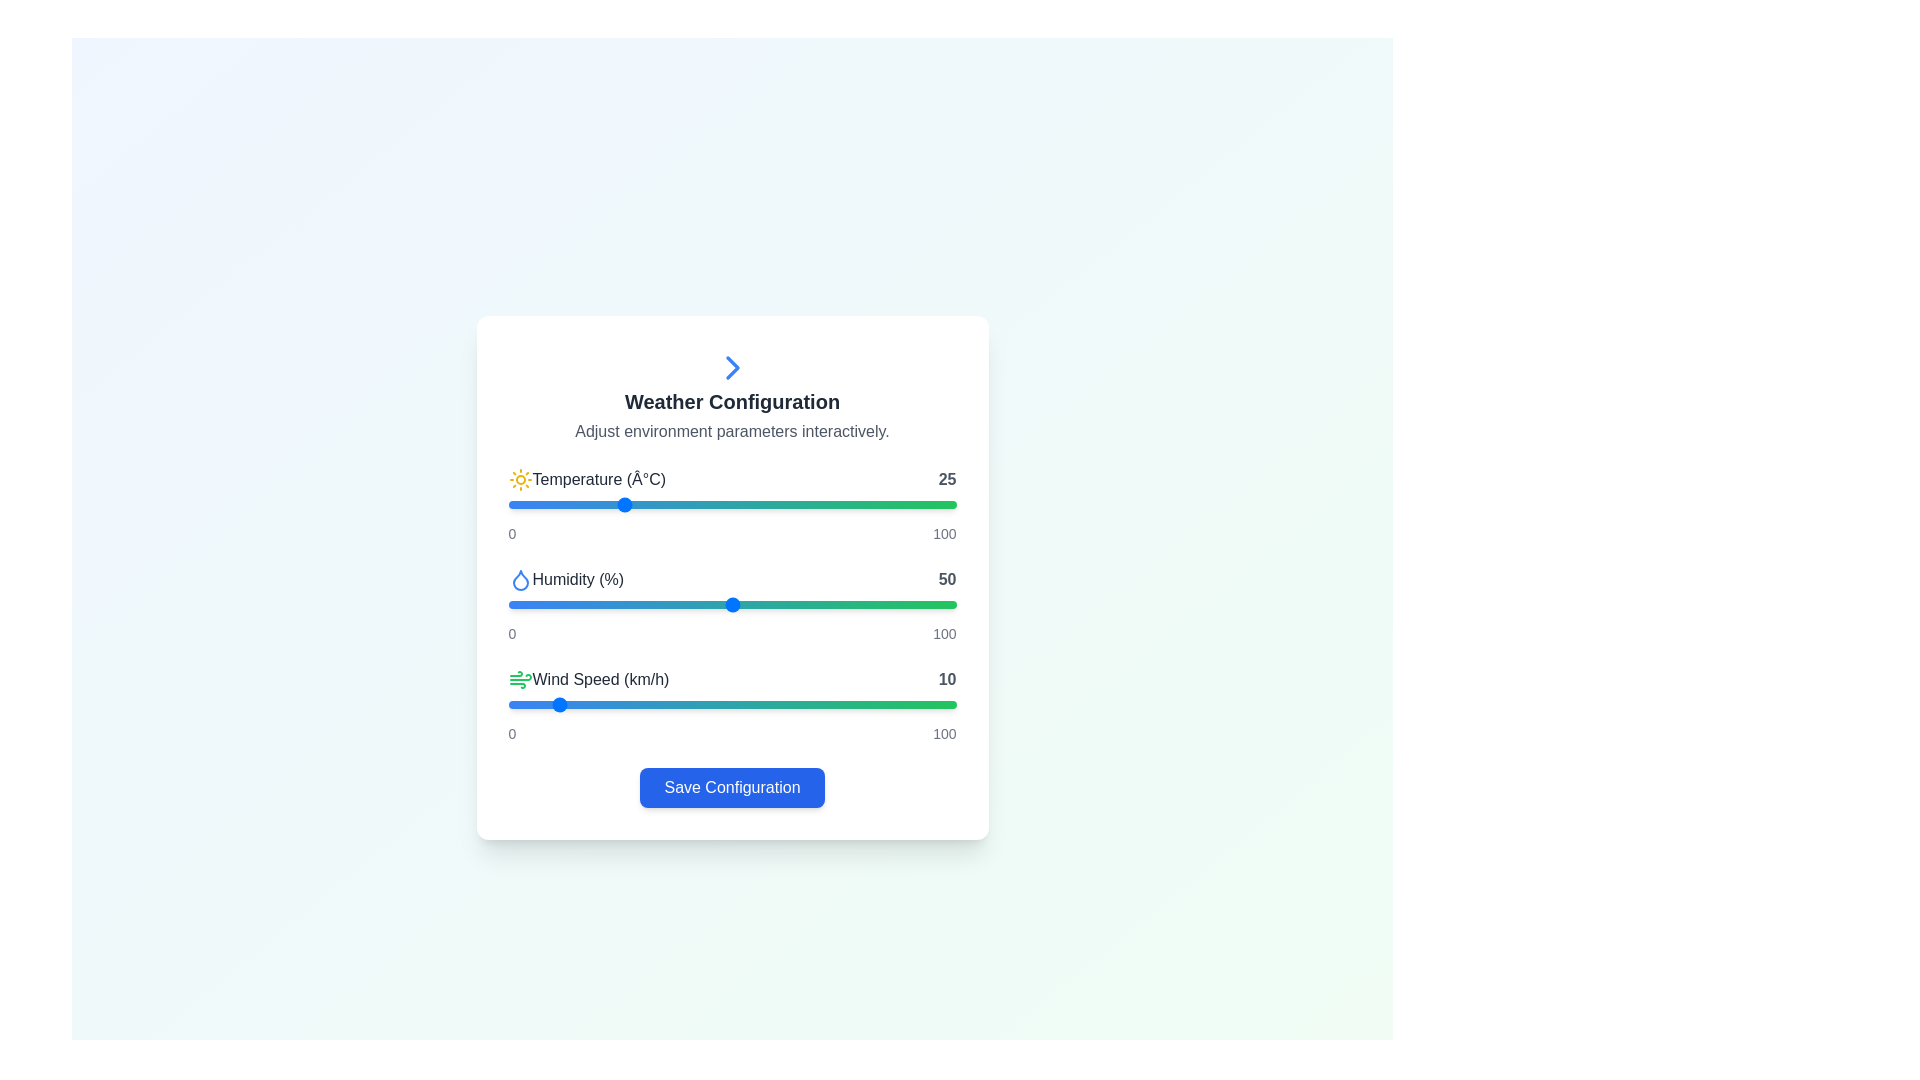 The image size is (1920, 1080). Describe the element at coordinates (862, 604) in the screenshot. I see `the humidity level` at that location.